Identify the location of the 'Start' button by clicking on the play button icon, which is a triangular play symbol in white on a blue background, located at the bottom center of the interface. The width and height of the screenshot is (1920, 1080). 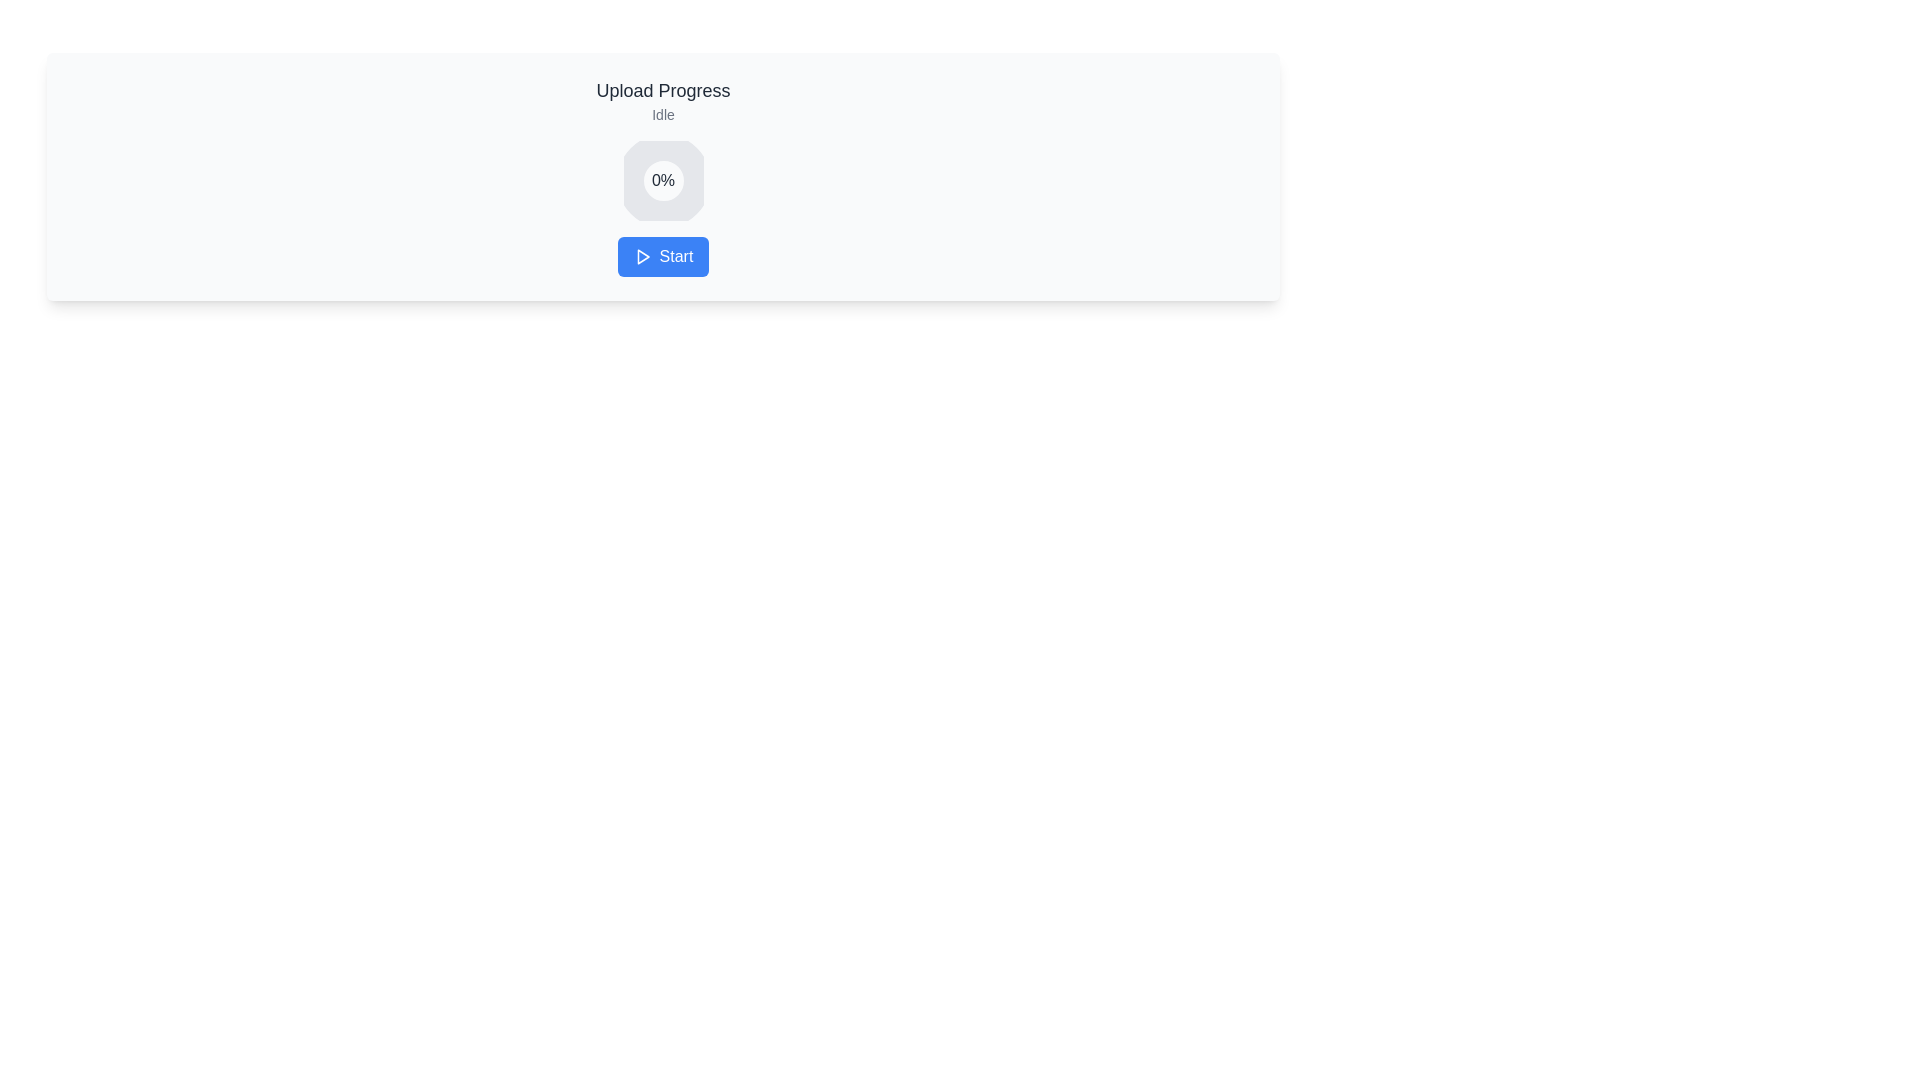
(642, 256).